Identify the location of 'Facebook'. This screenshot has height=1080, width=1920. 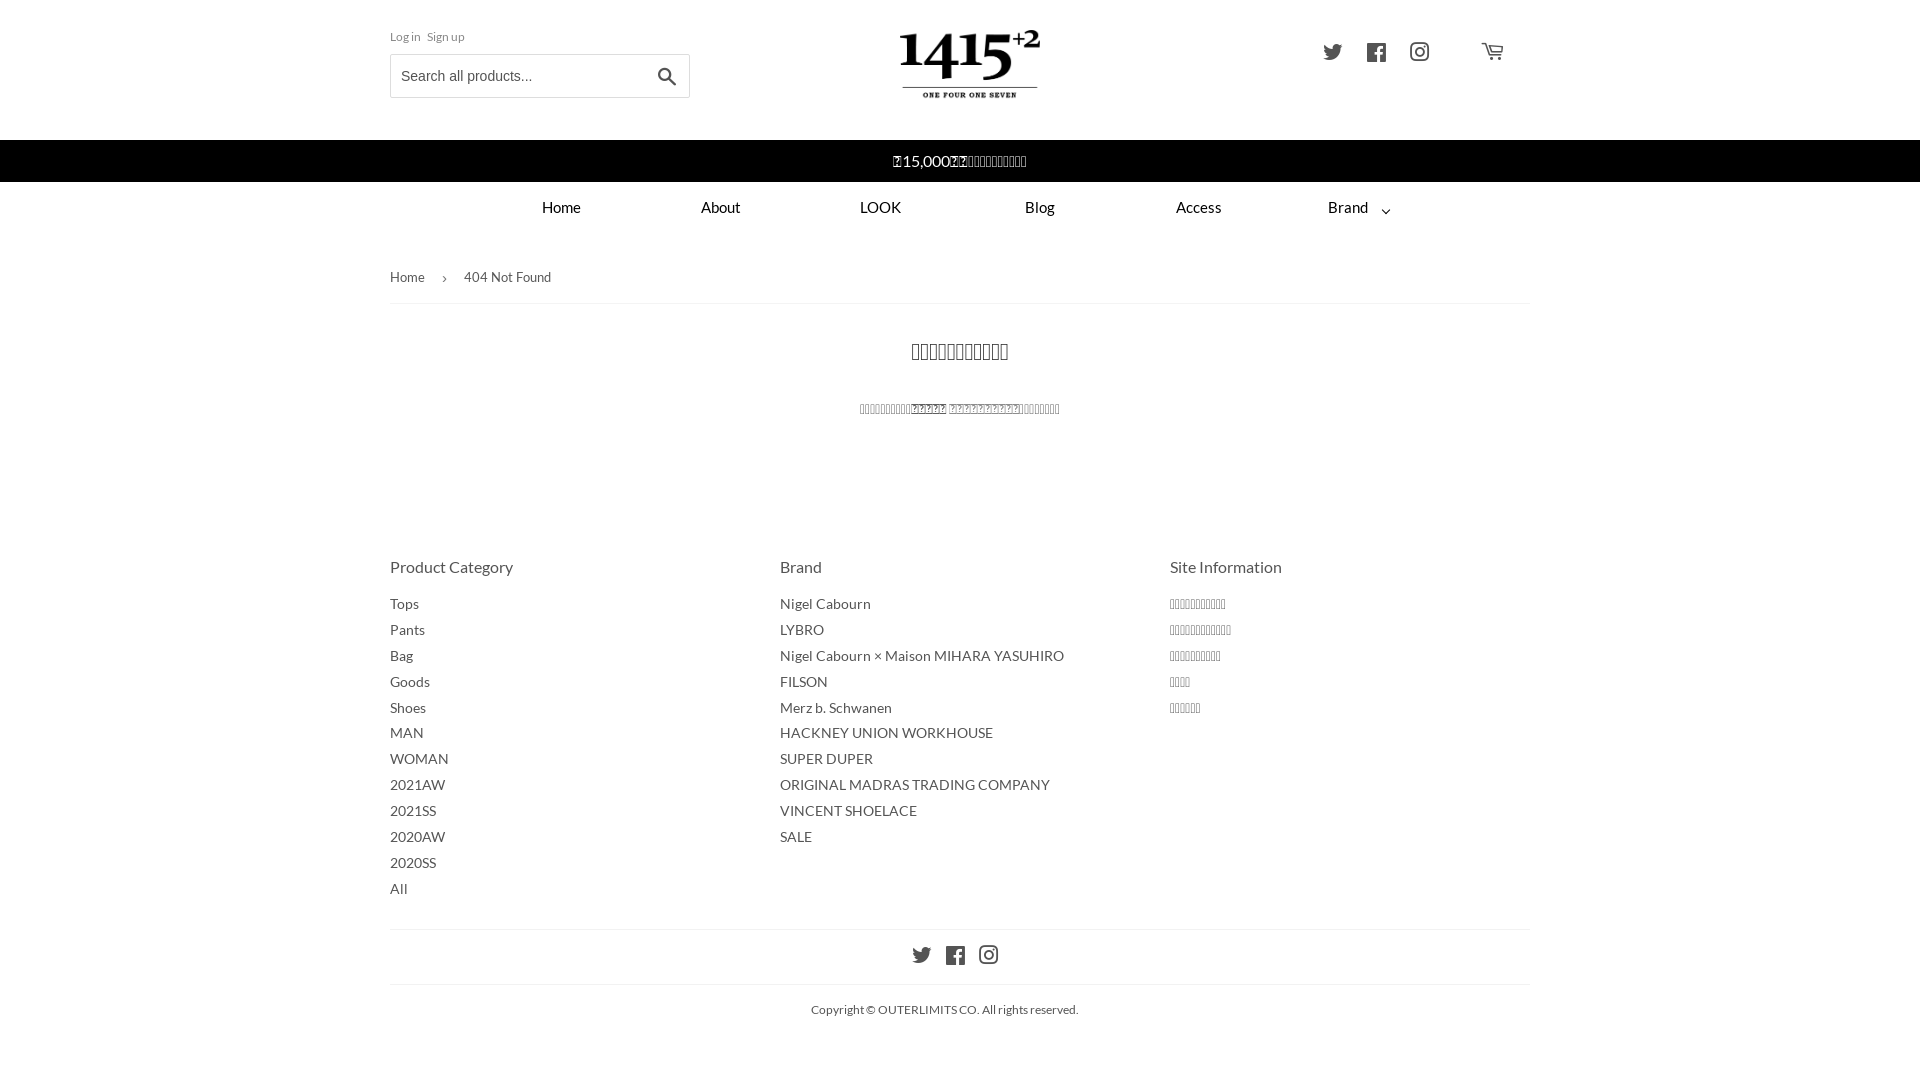
(953, 956).